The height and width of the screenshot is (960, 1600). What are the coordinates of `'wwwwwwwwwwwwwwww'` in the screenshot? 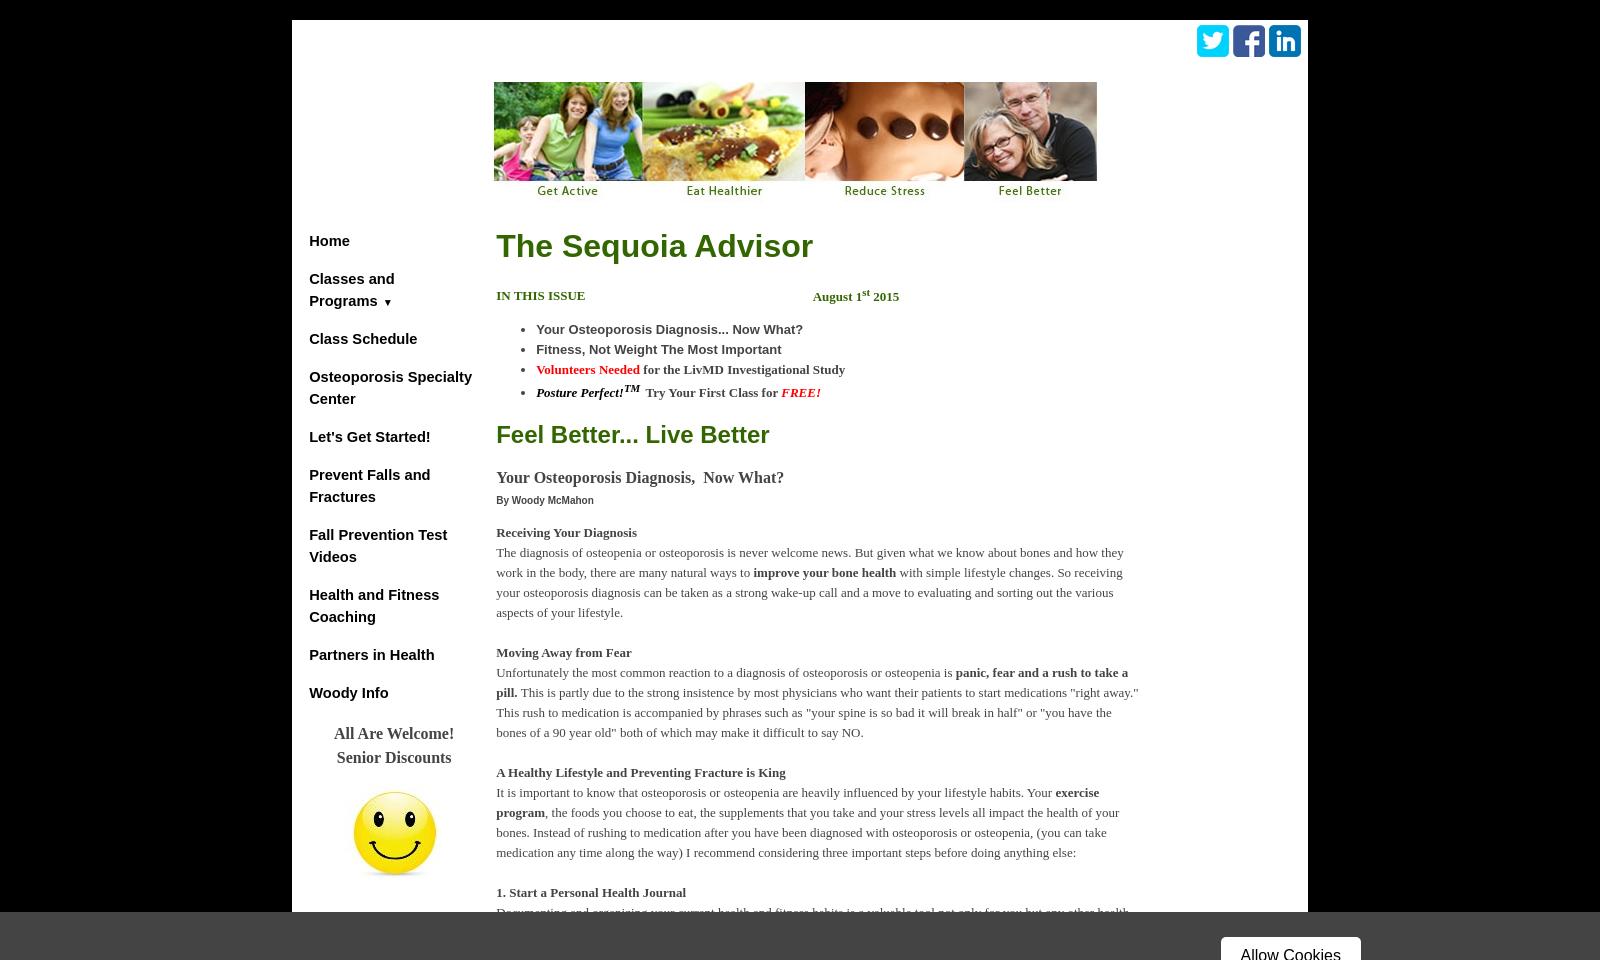 It's located at (1218, 330).